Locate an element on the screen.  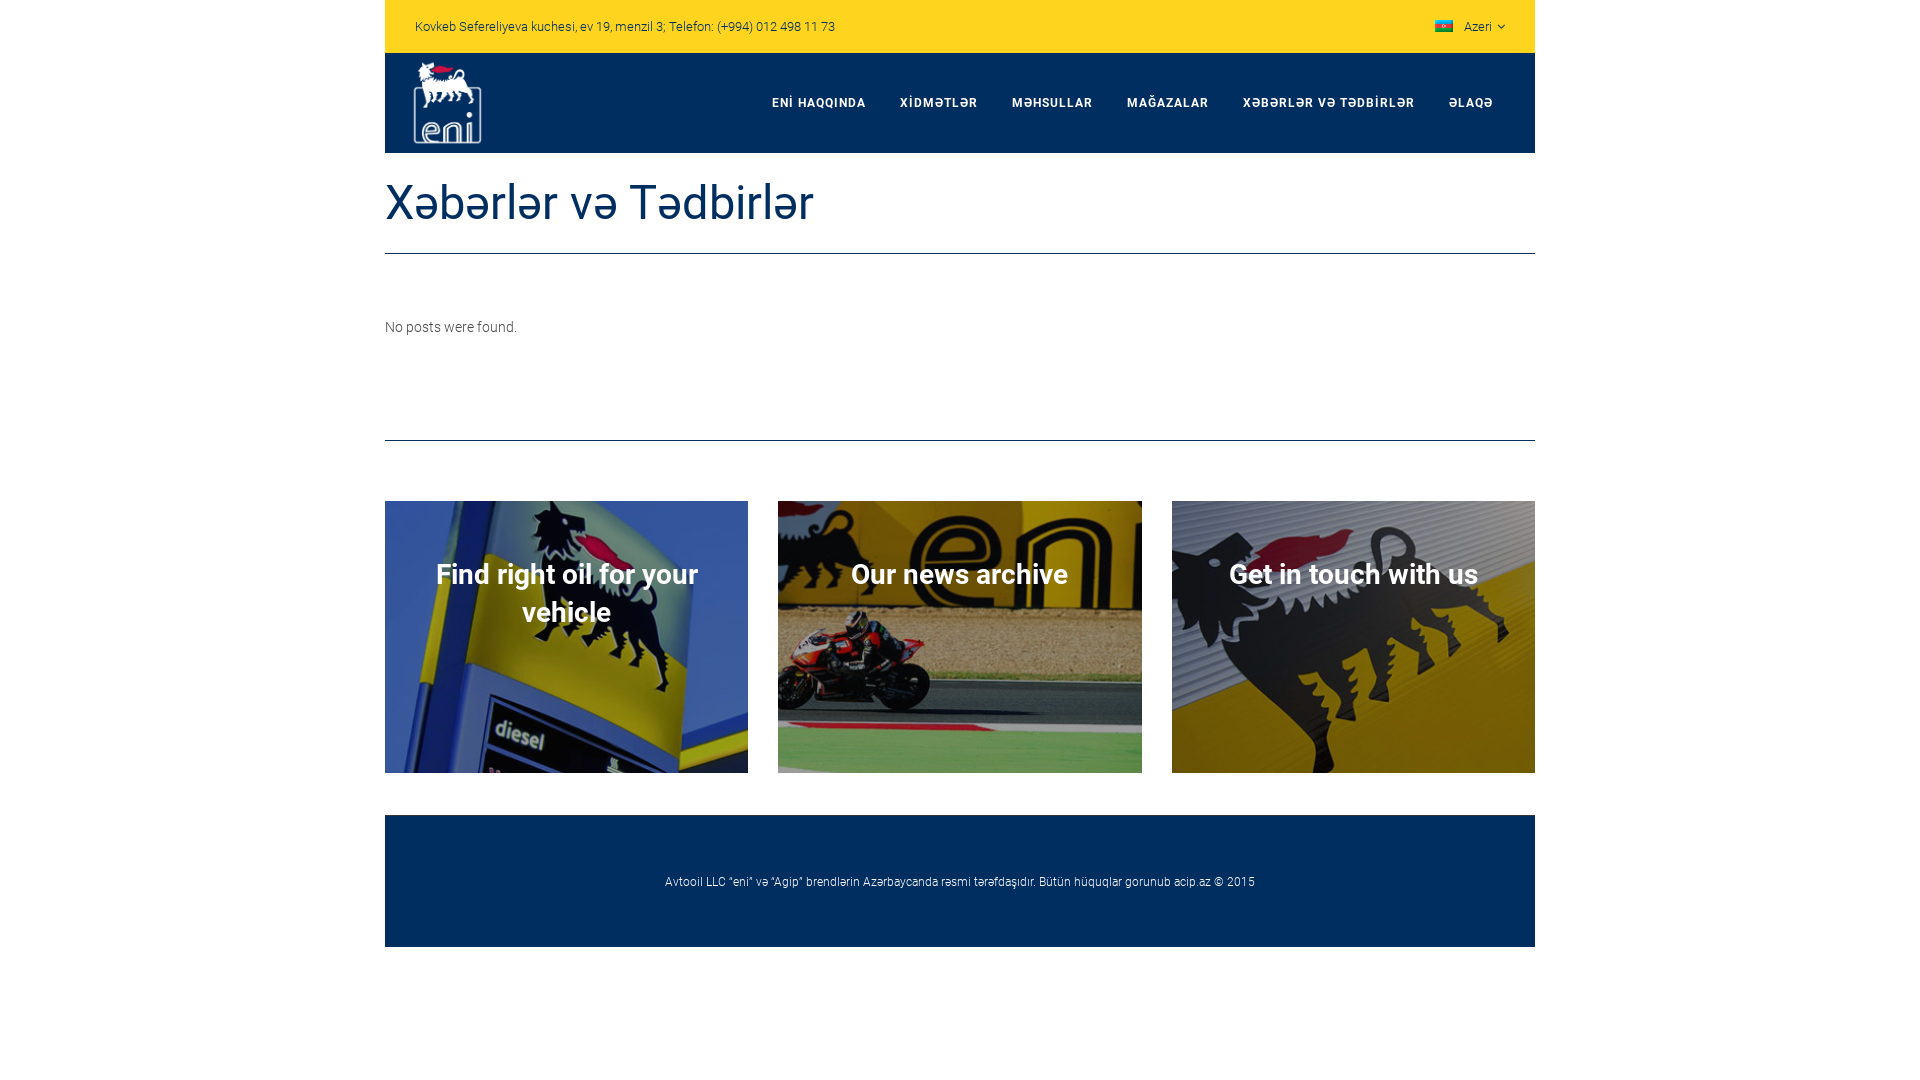
'Azeri' is located at coordinates (1434, 26).